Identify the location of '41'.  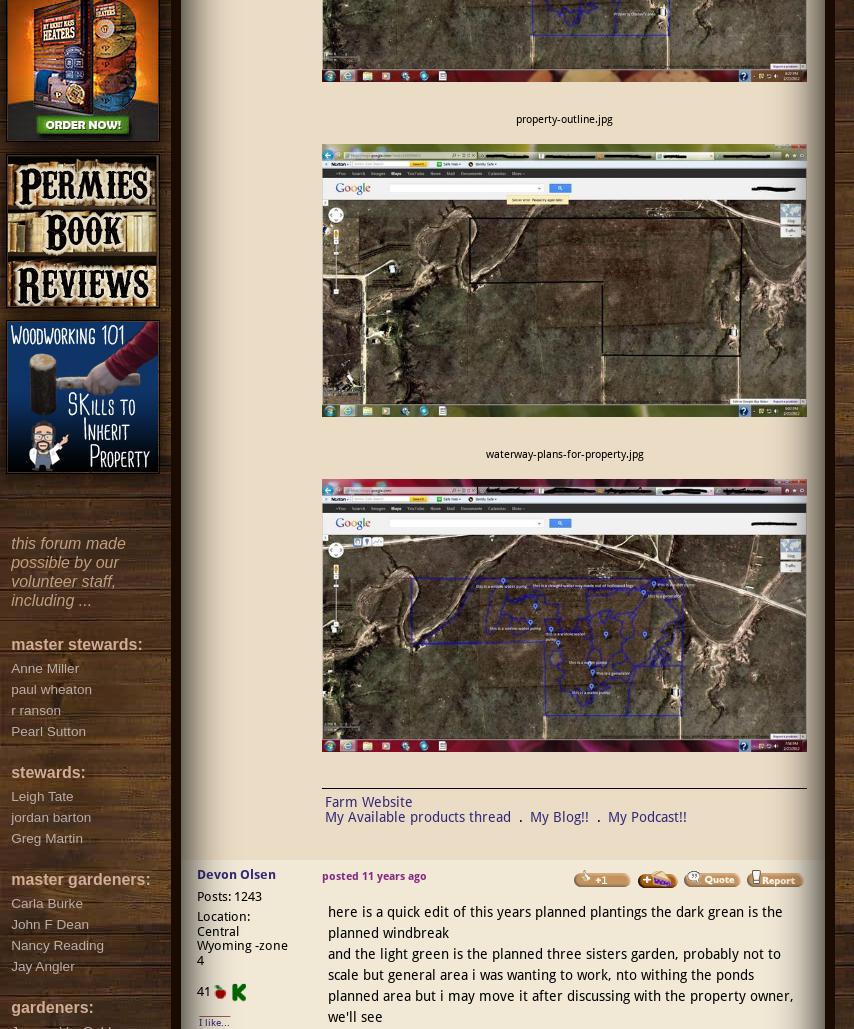
(201, 989).